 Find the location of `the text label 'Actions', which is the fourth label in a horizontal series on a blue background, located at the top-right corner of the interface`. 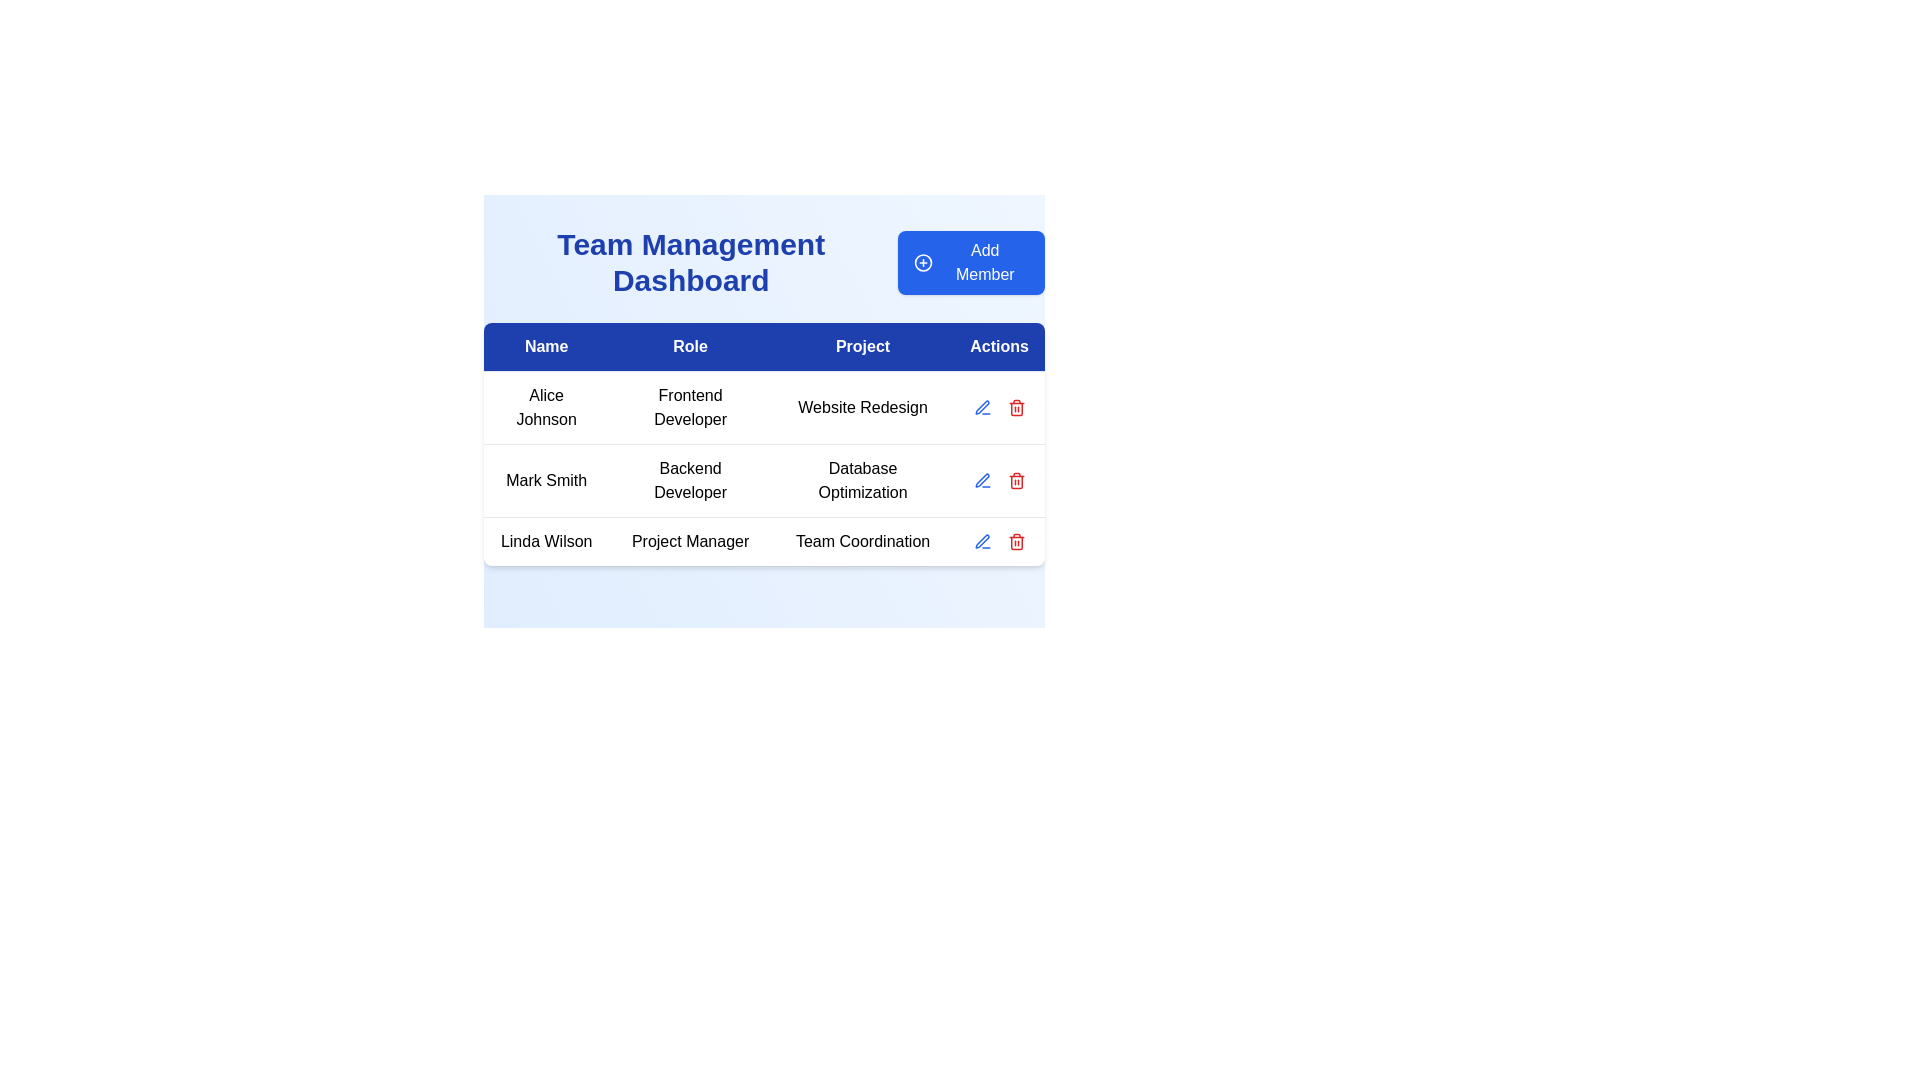

the text label 'Actions', which is the fourth label in a horizontal series on a blue background, located at the top-right corner of the interface is located at coordinates (999, 346).